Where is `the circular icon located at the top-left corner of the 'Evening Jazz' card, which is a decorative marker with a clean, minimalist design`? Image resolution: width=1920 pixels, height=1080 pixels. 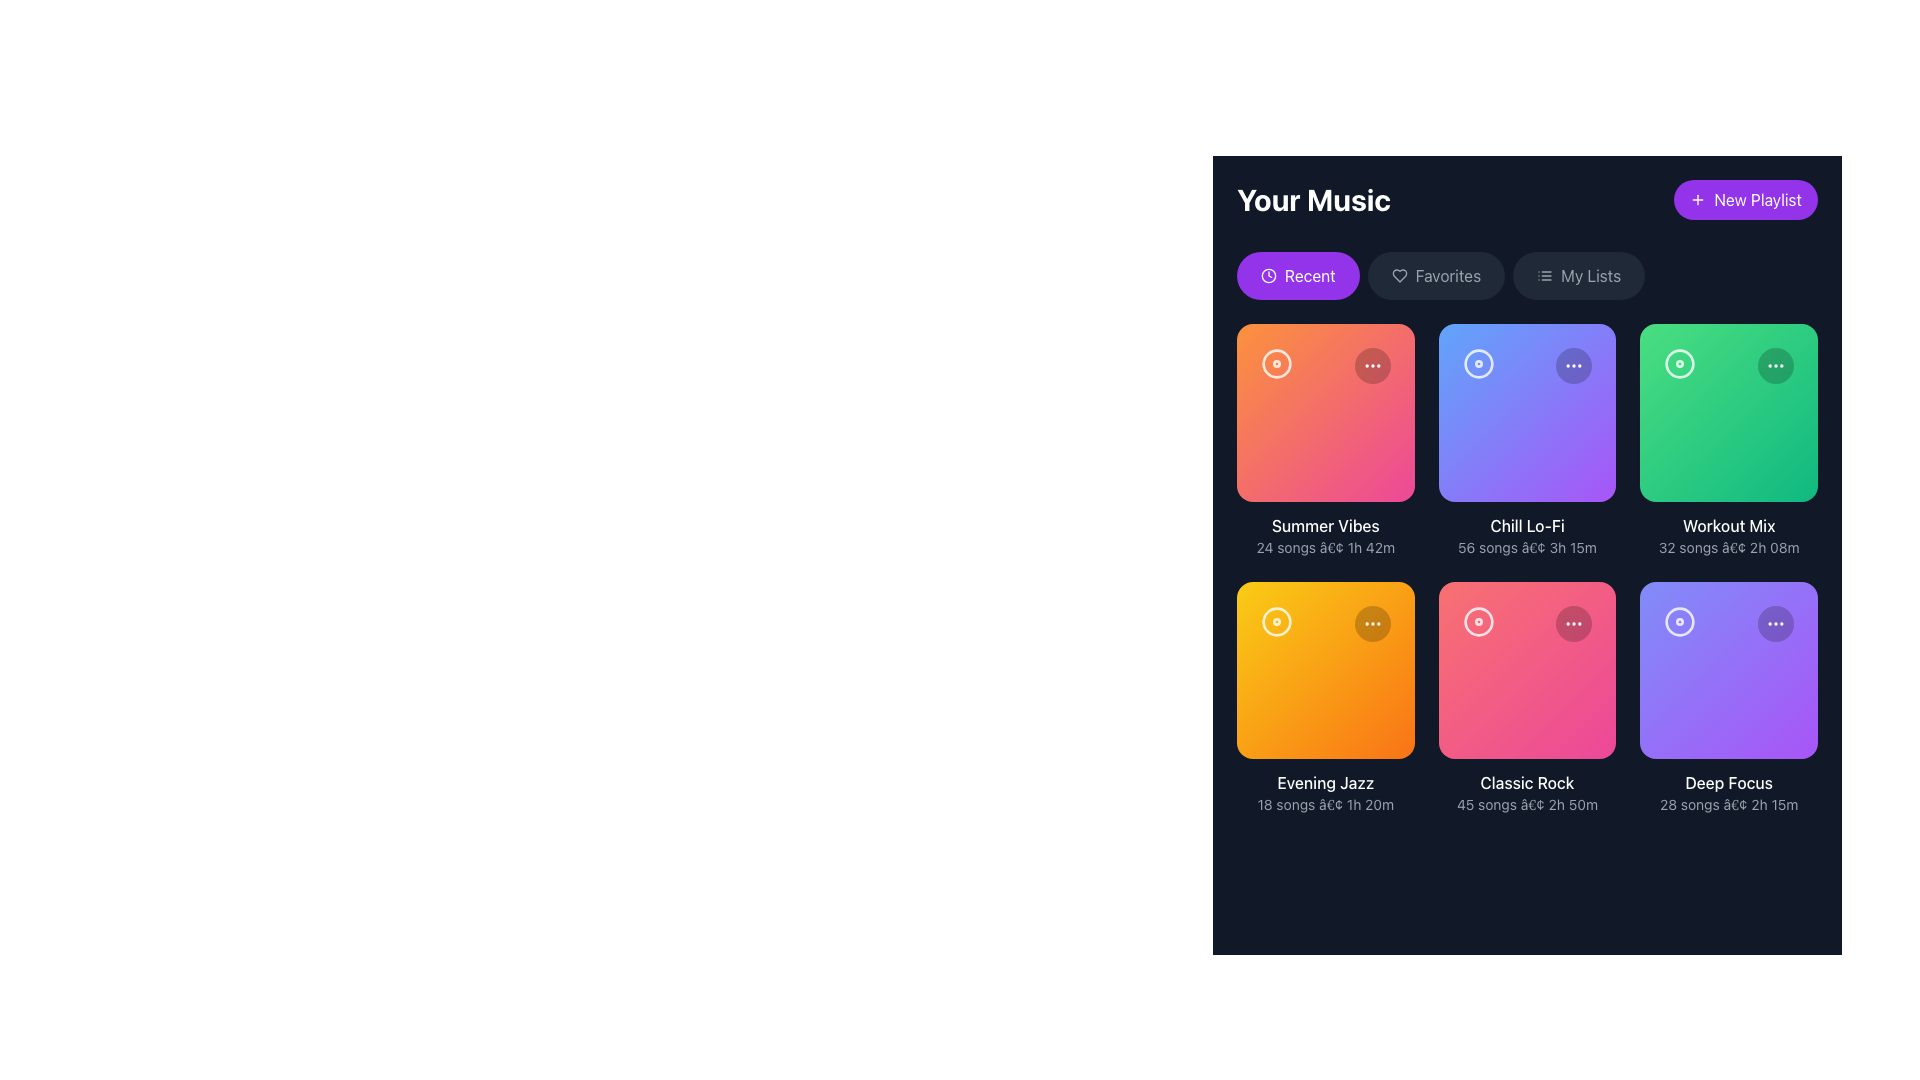 the circular icon located at the top-left corner of the 'Evening Jazz' card, which is a decorative marker with a clean, minimalist design is located at coordinates (1275, 620).